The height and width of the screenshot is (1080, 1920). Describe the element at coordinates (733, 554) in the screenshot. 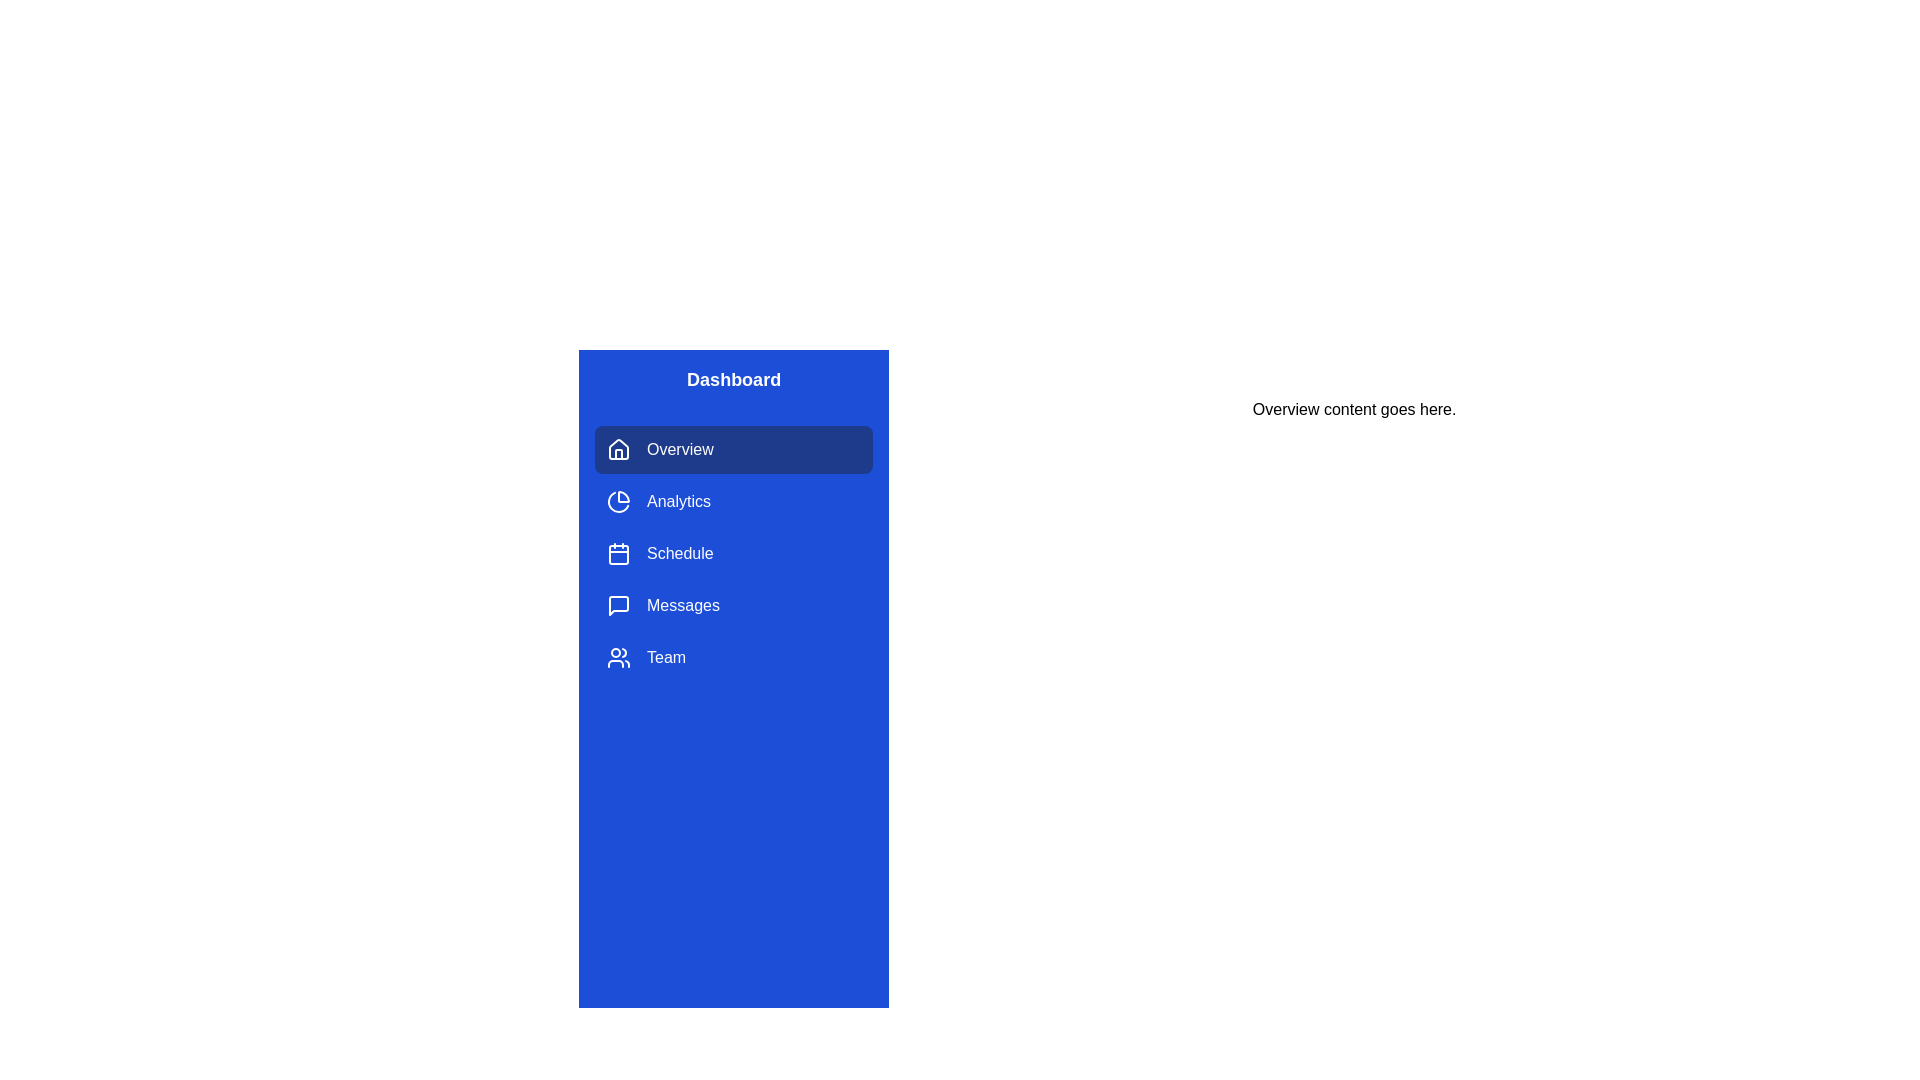

I see `the 'Overview' item in the vertical navigation menu` at that location.